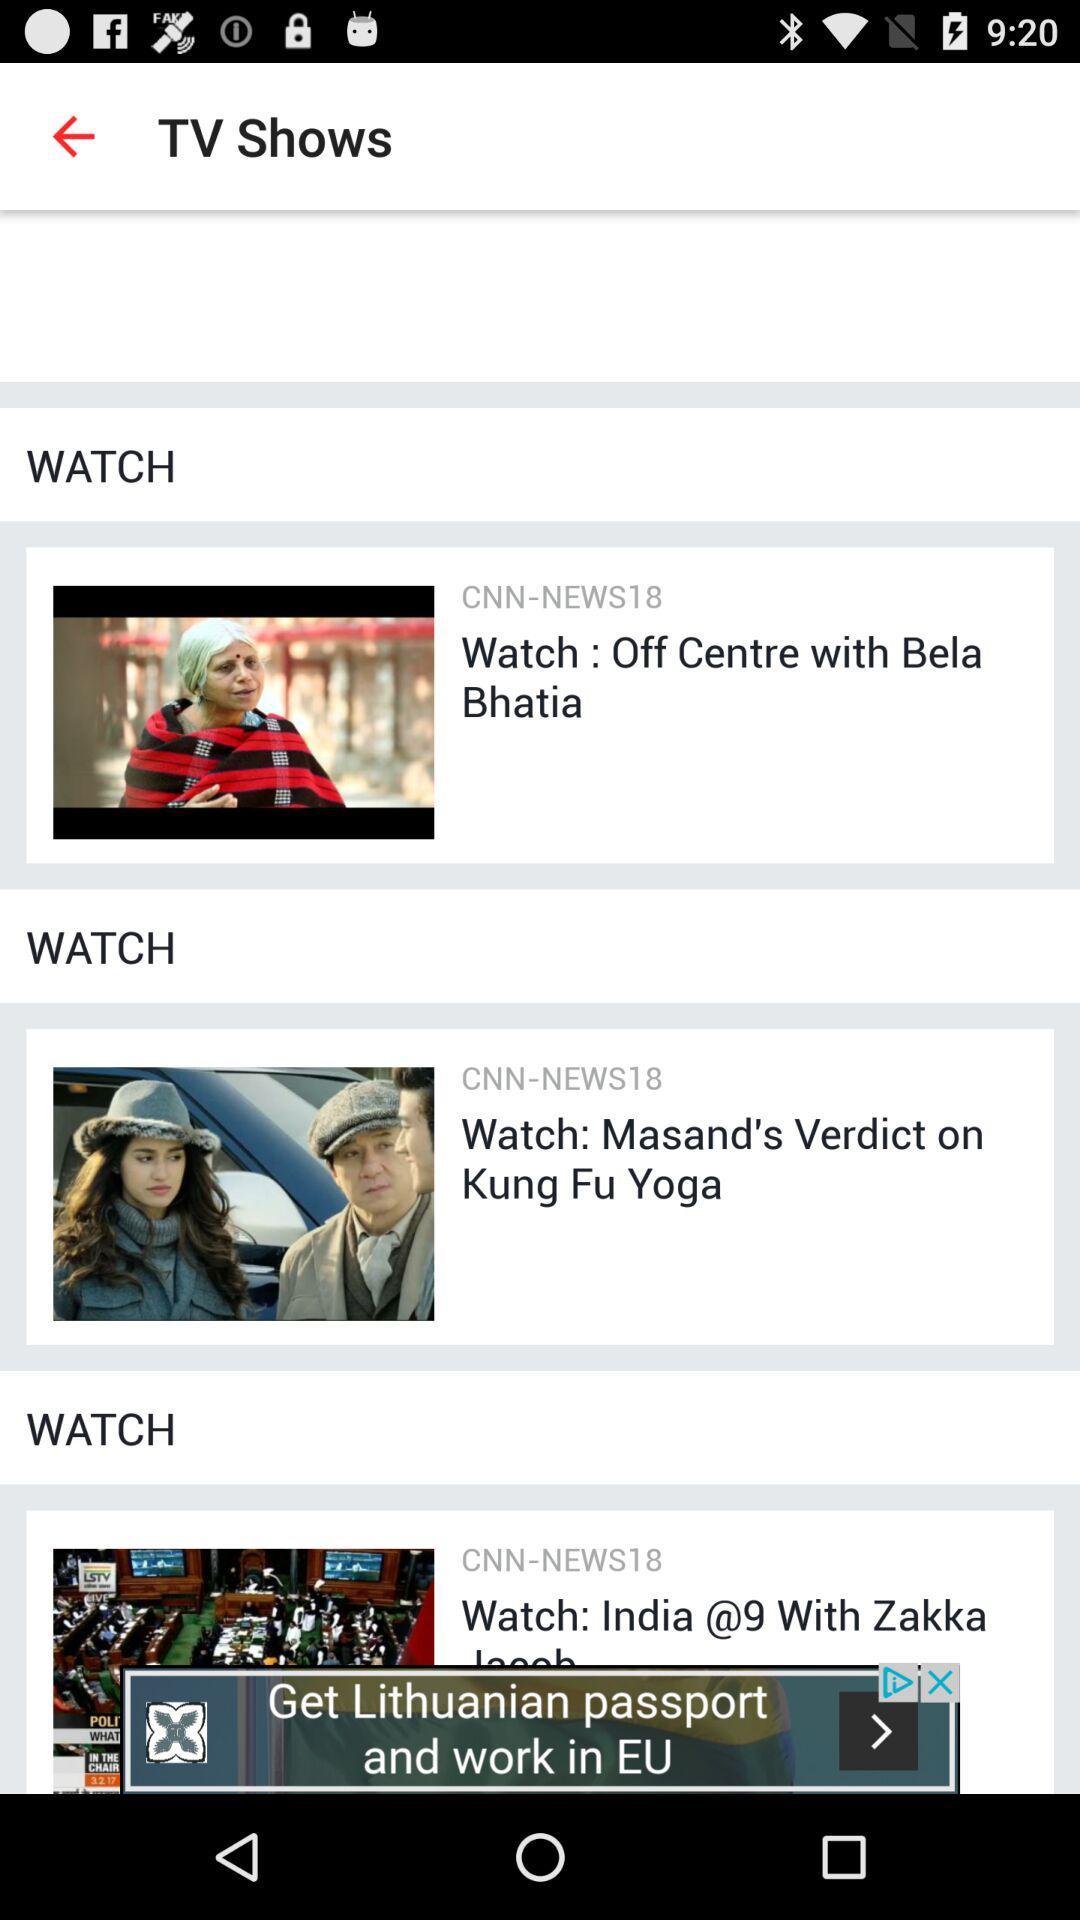 This screenshot has height=1920, width=1080. Describe the element at coordinates (540, 1727) in the screenshot. I see `advertisement banner` at that location.